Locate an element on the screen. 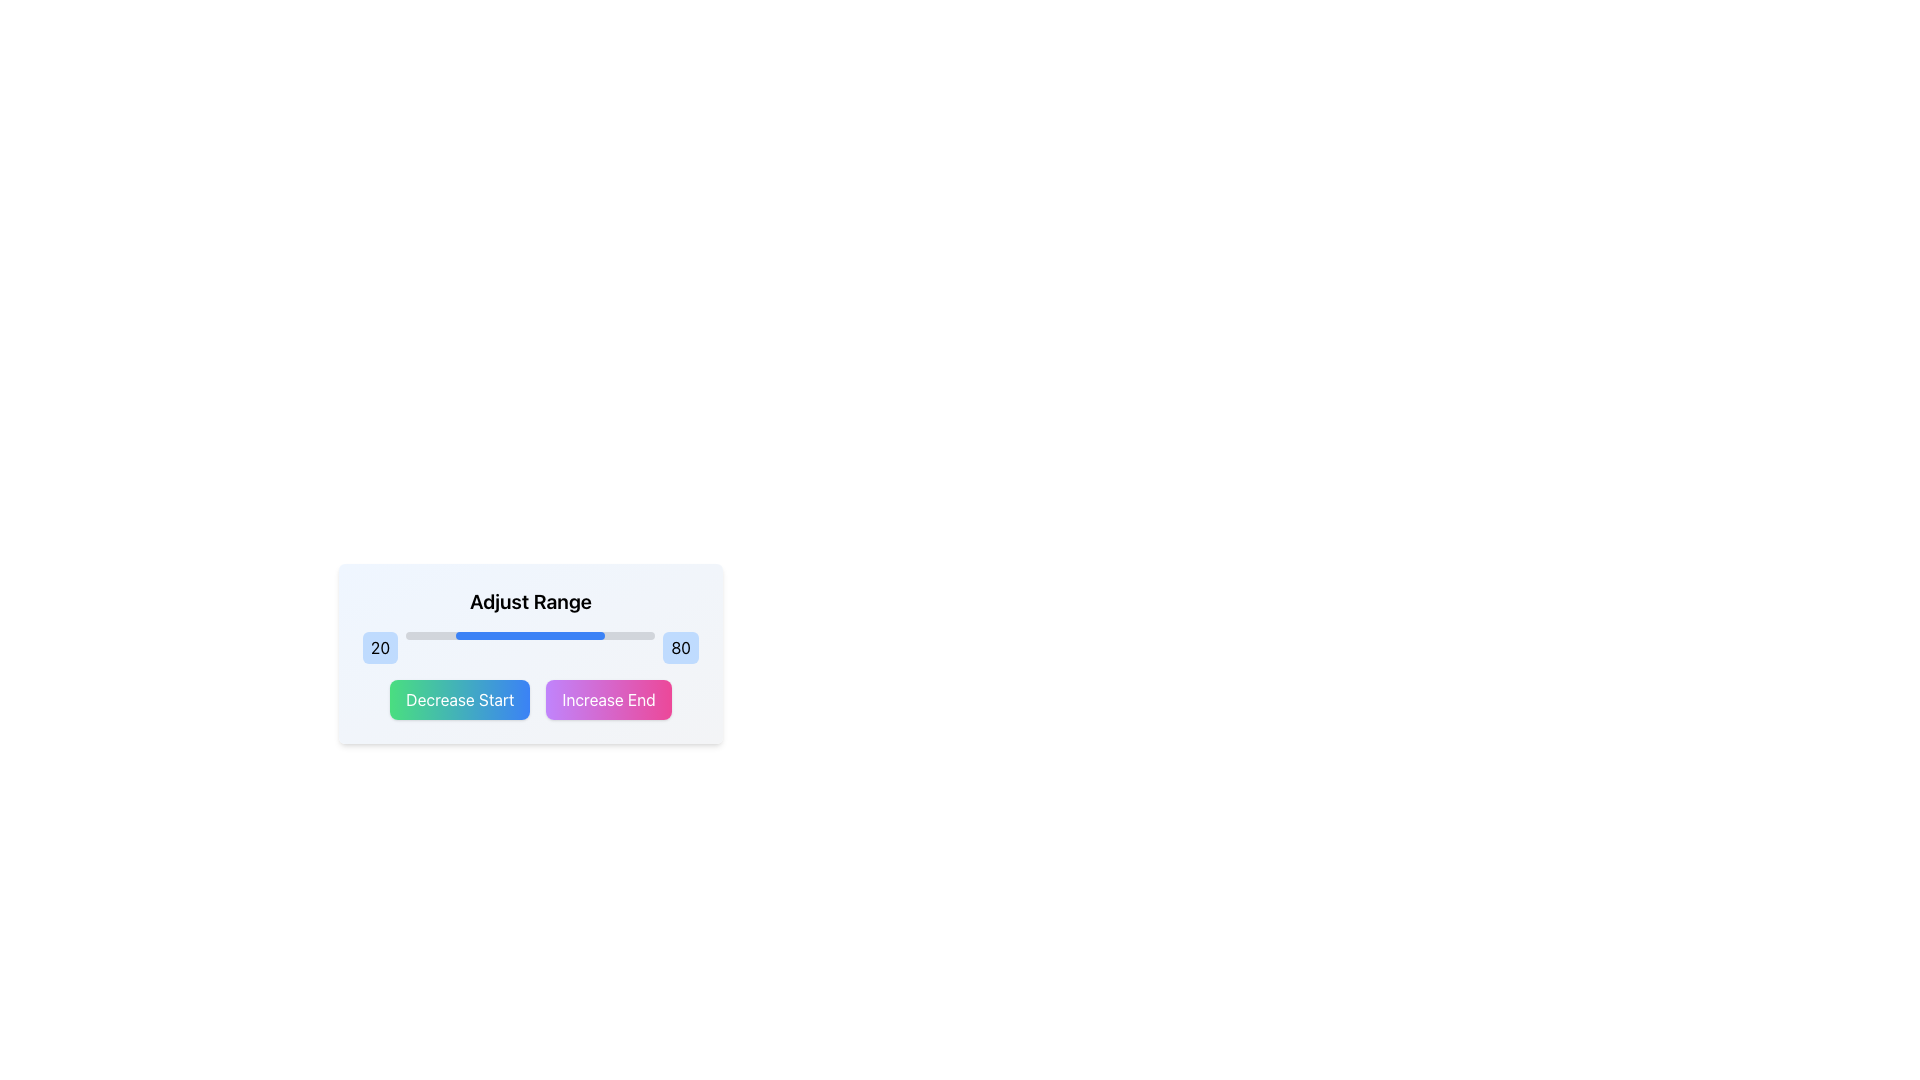 This screenshot has width=1920, height=1080. the left button of the Button Group located in the 'Adjust Range' section to decrement the start value is located at coordinates (531, 698).